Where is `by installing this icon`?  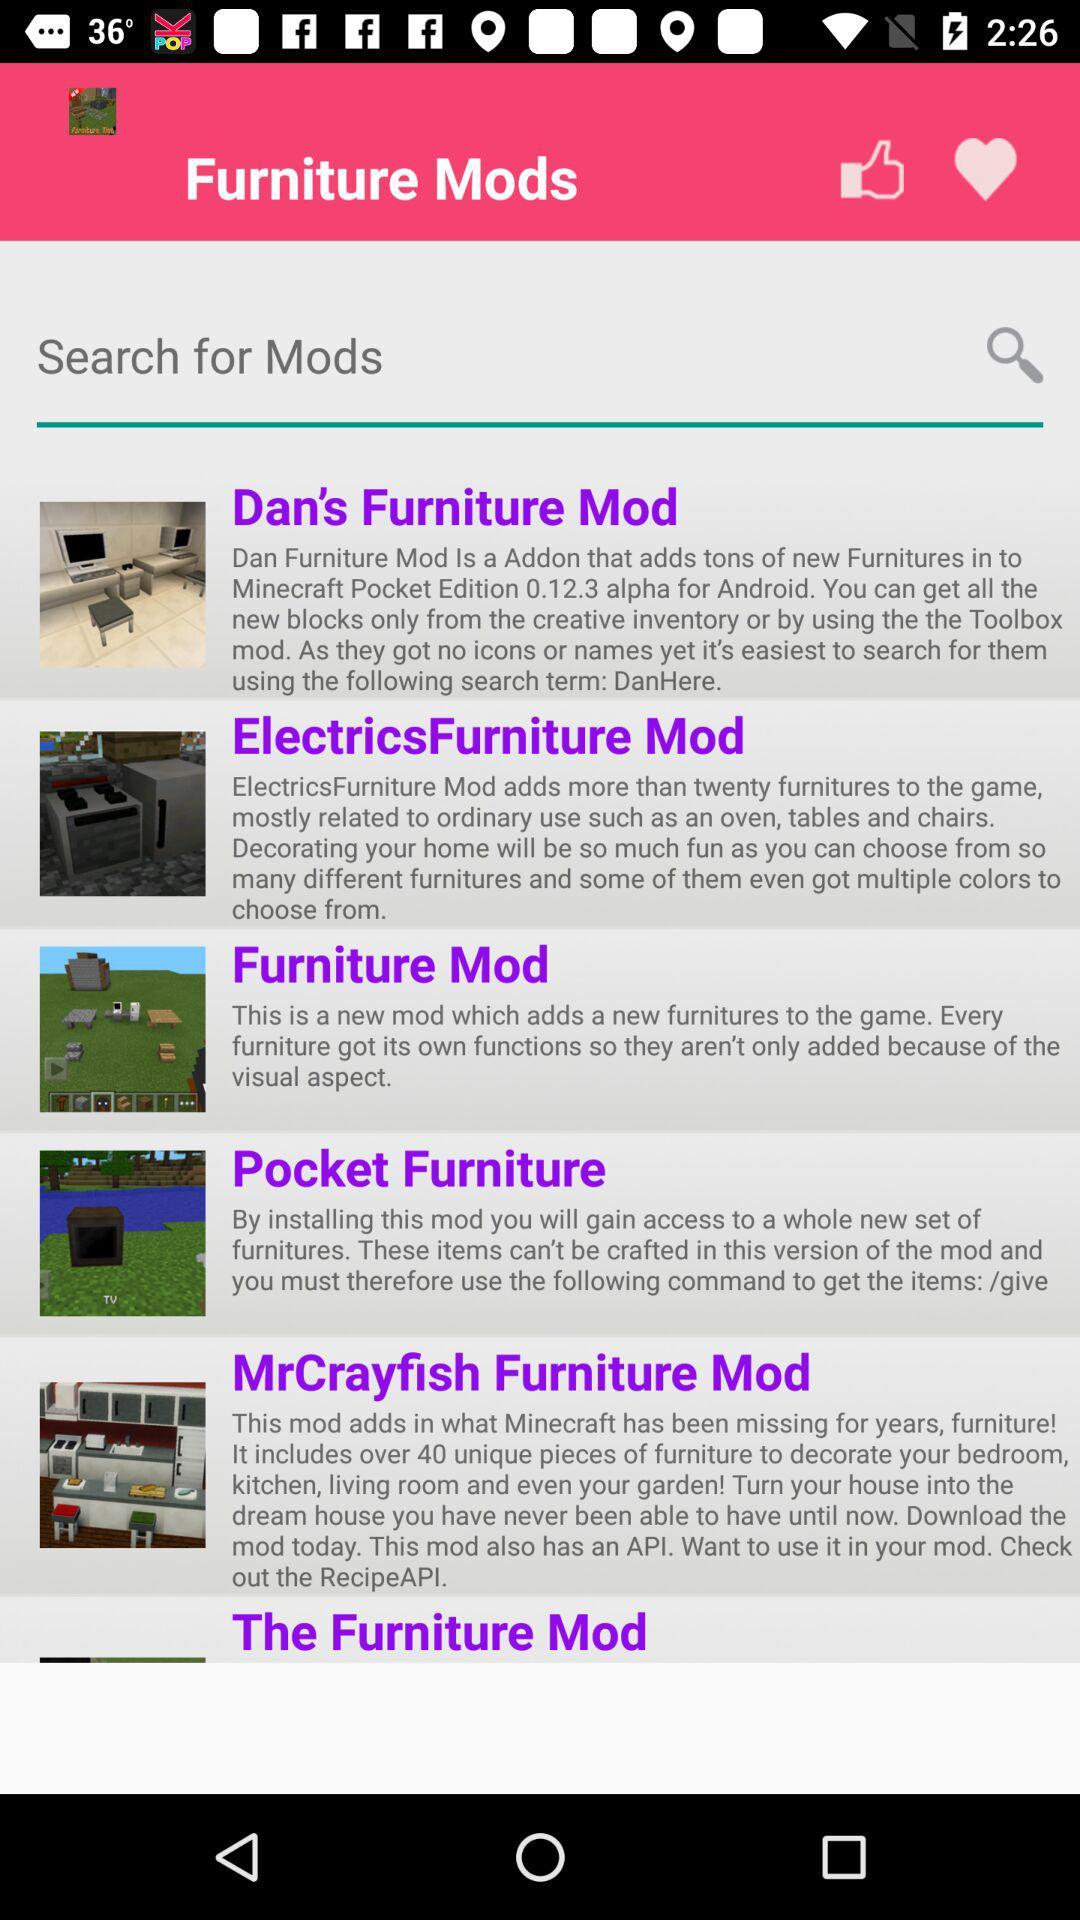
by installing this icon is located at coordinates (655, 1248).